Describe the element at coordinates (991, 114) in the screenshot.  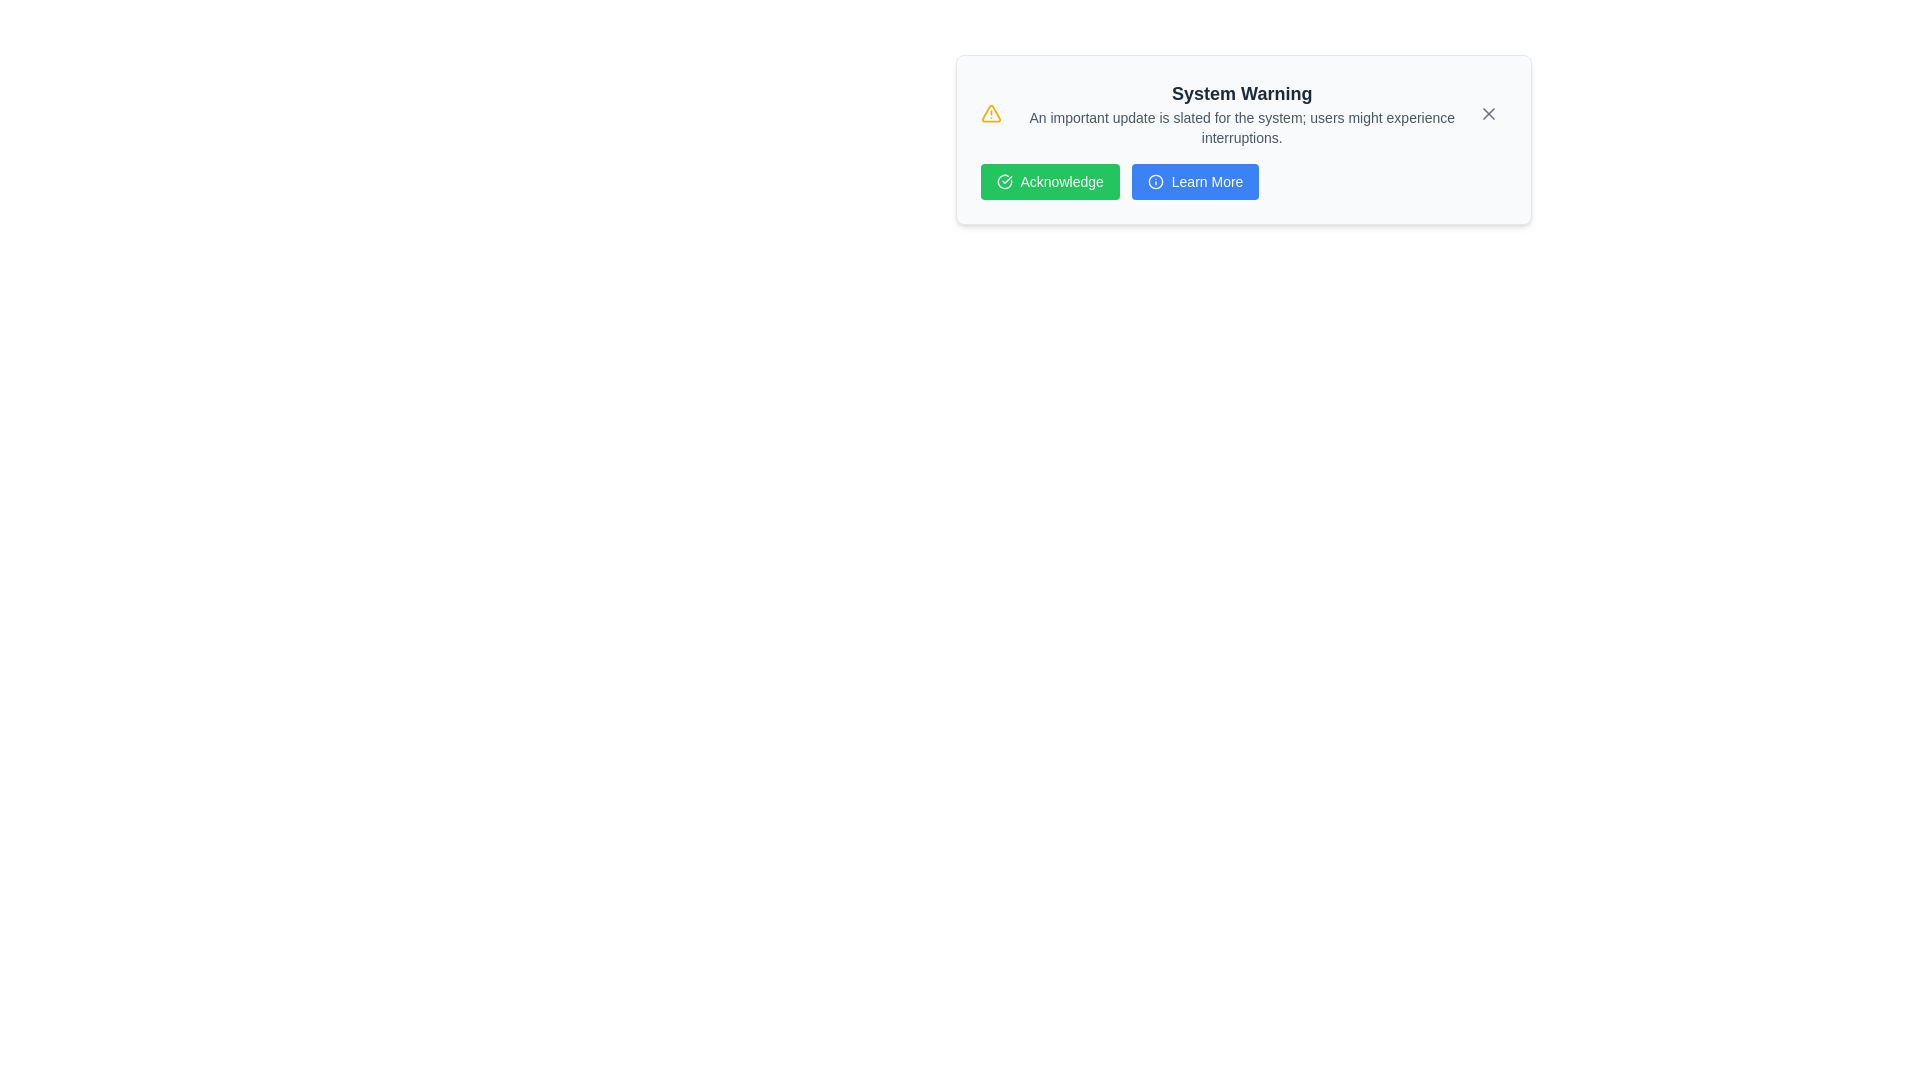
I see `the warning icon that serves to alert users about an important system message, located to the left of the 'System Warning' text` at that location.